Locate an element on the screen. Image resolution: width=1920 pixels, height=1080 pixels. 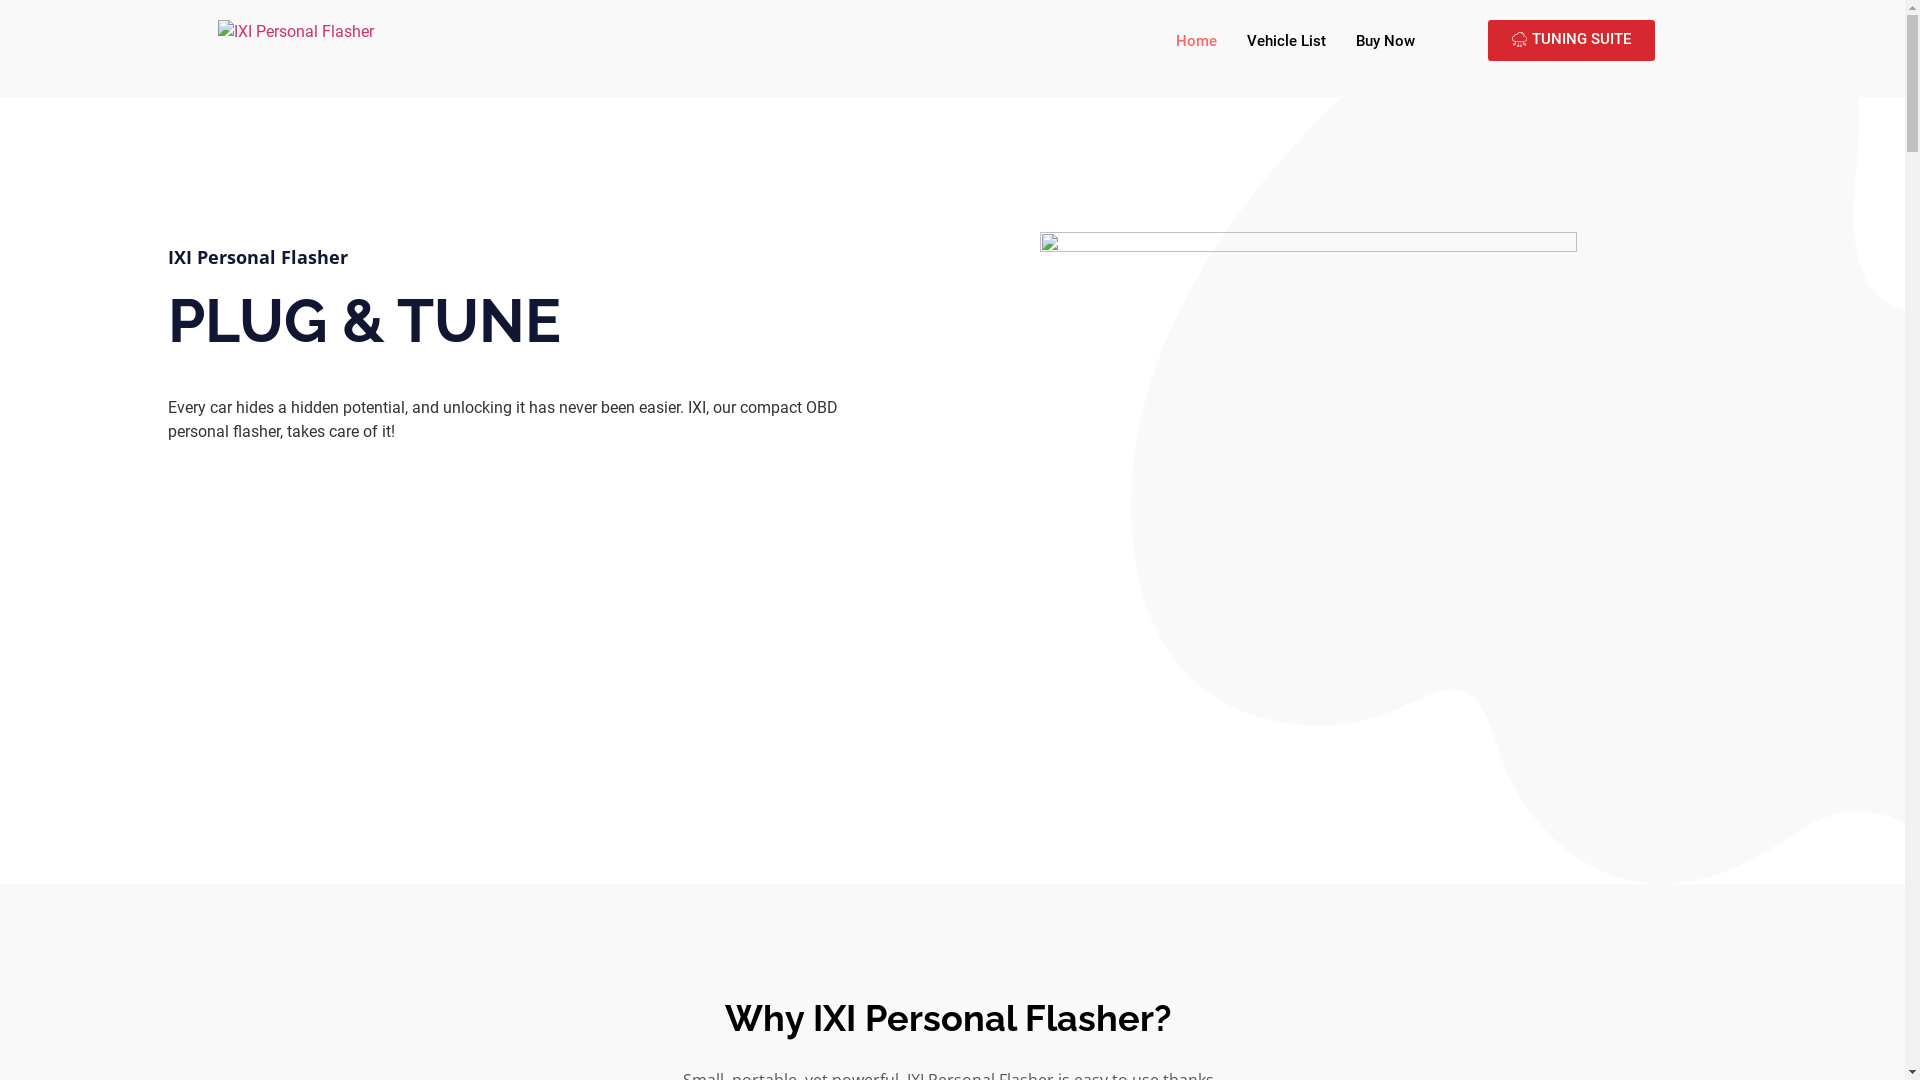
'Home' is located at coordinates (1196, 41).